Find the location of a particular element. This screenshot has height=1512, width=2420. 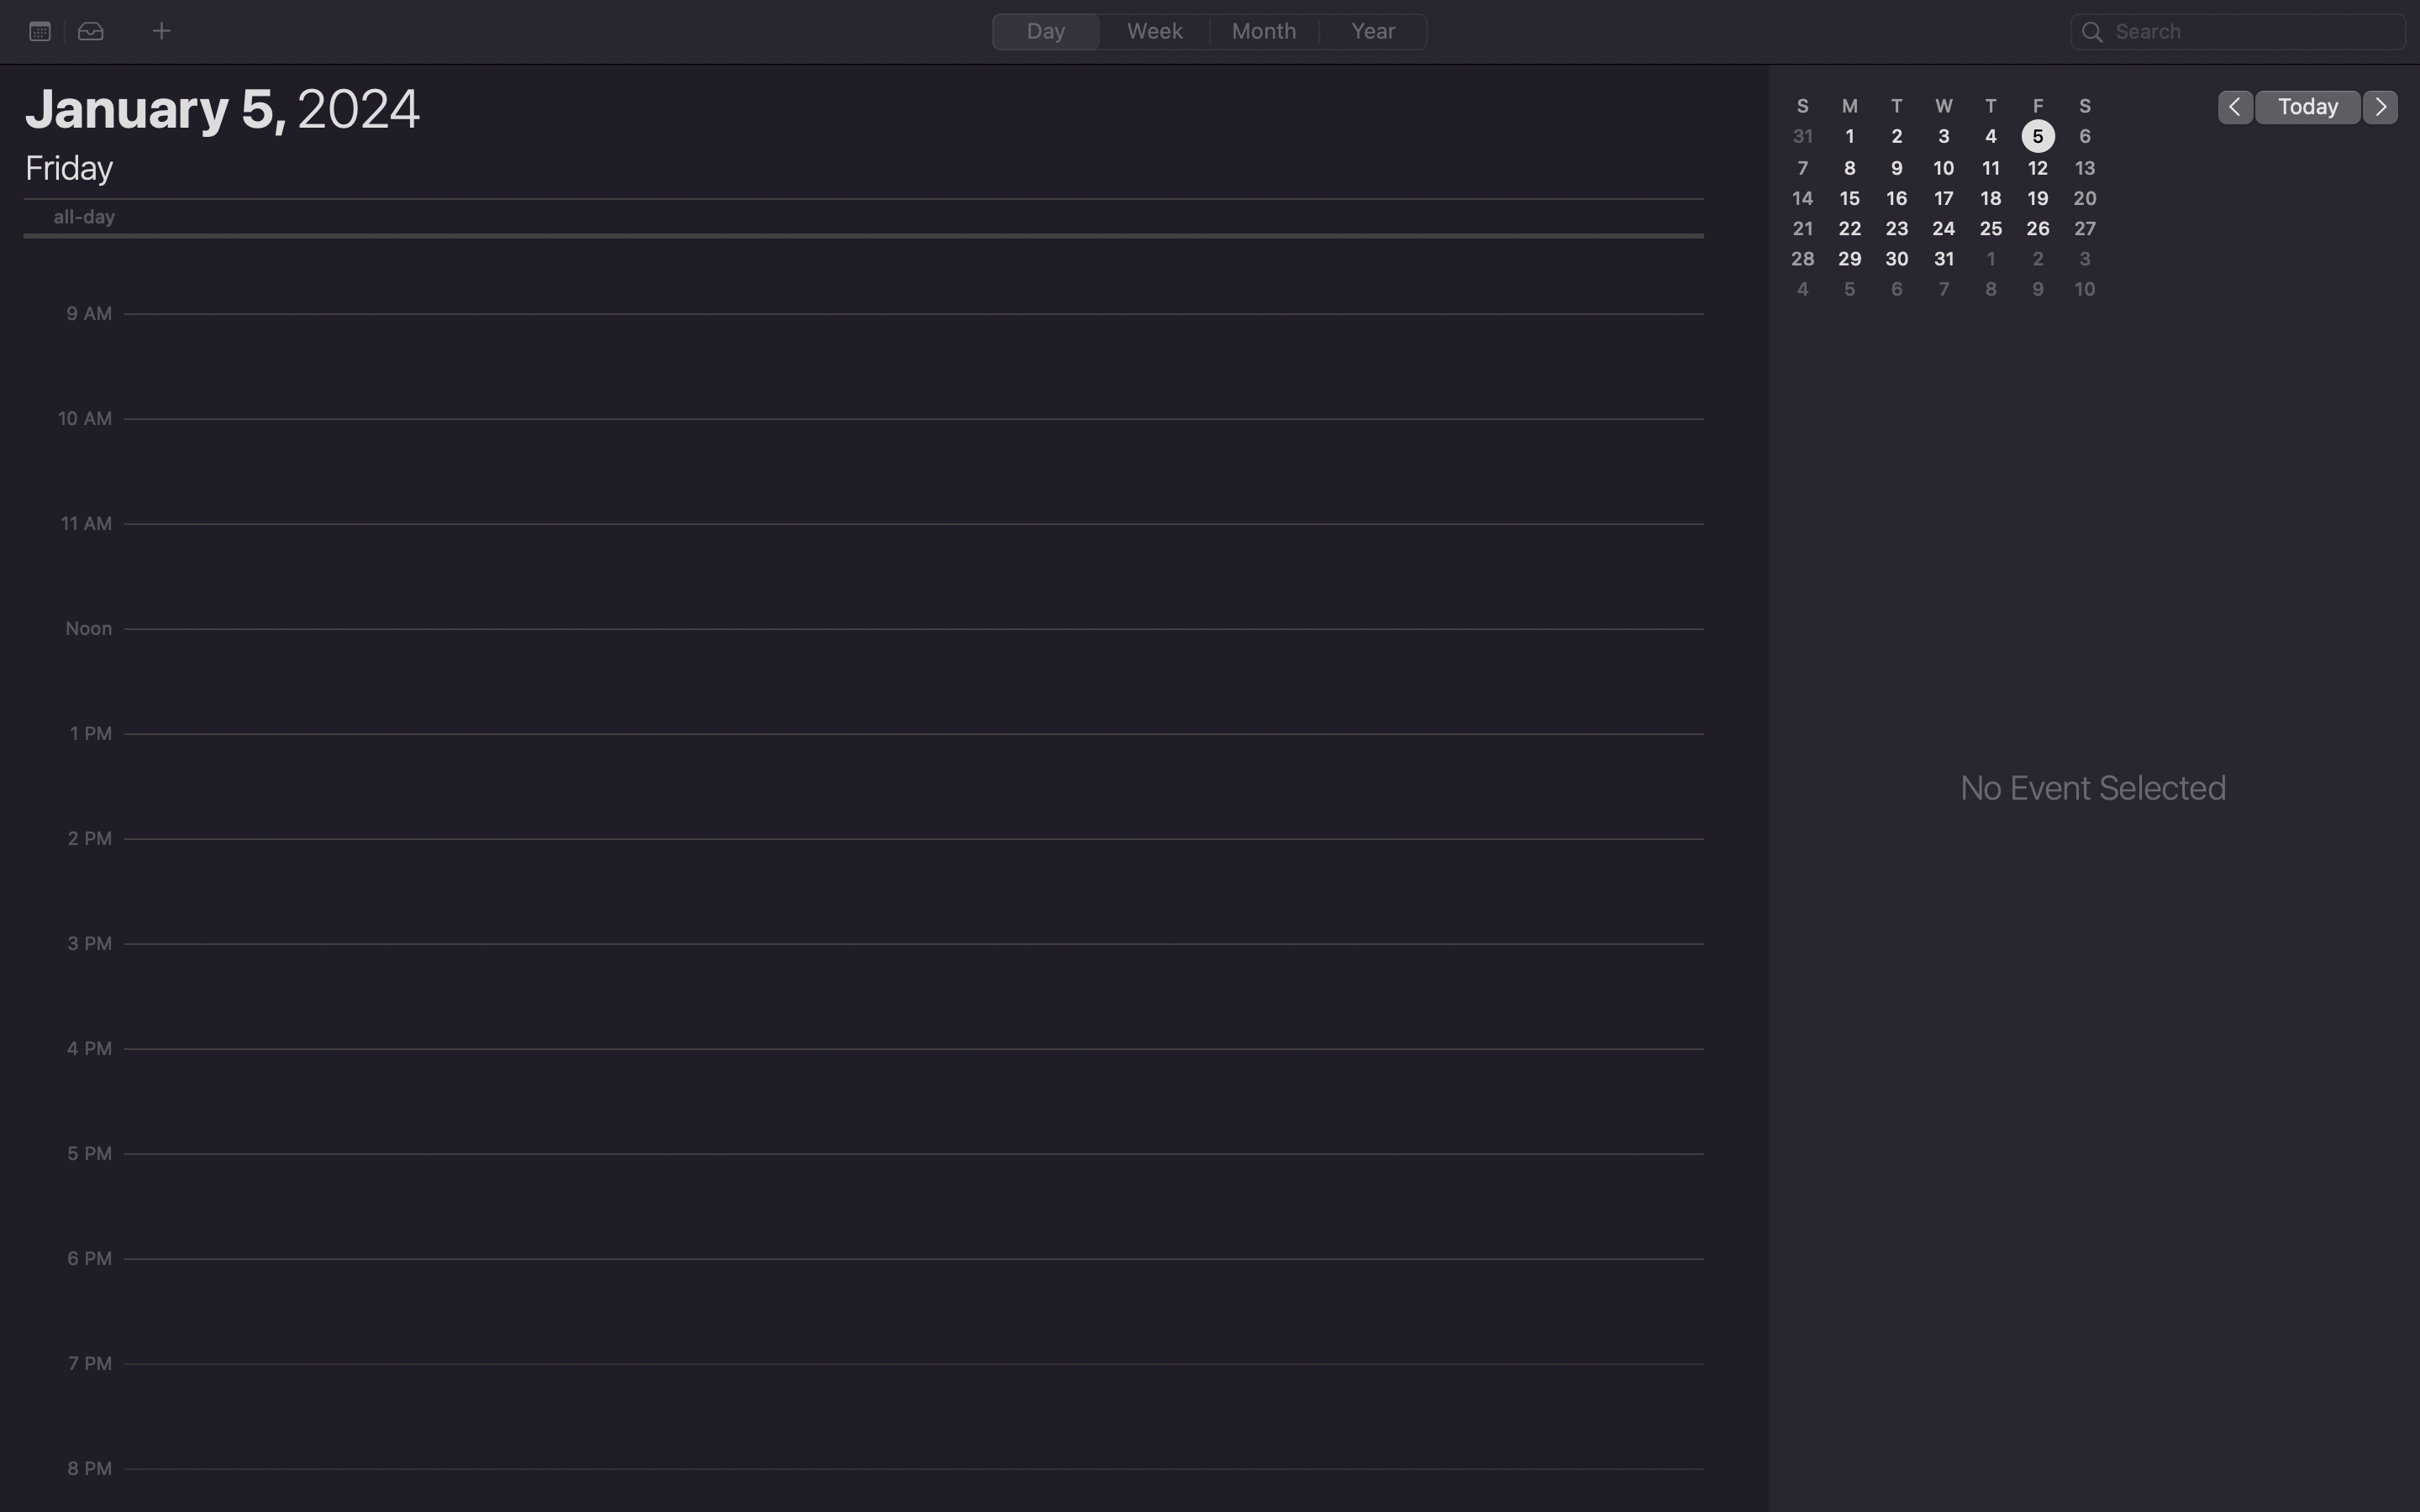

For event planning, scroll from 9 in the morning to 1 in the afternoon is located at coordinates (920, 323).